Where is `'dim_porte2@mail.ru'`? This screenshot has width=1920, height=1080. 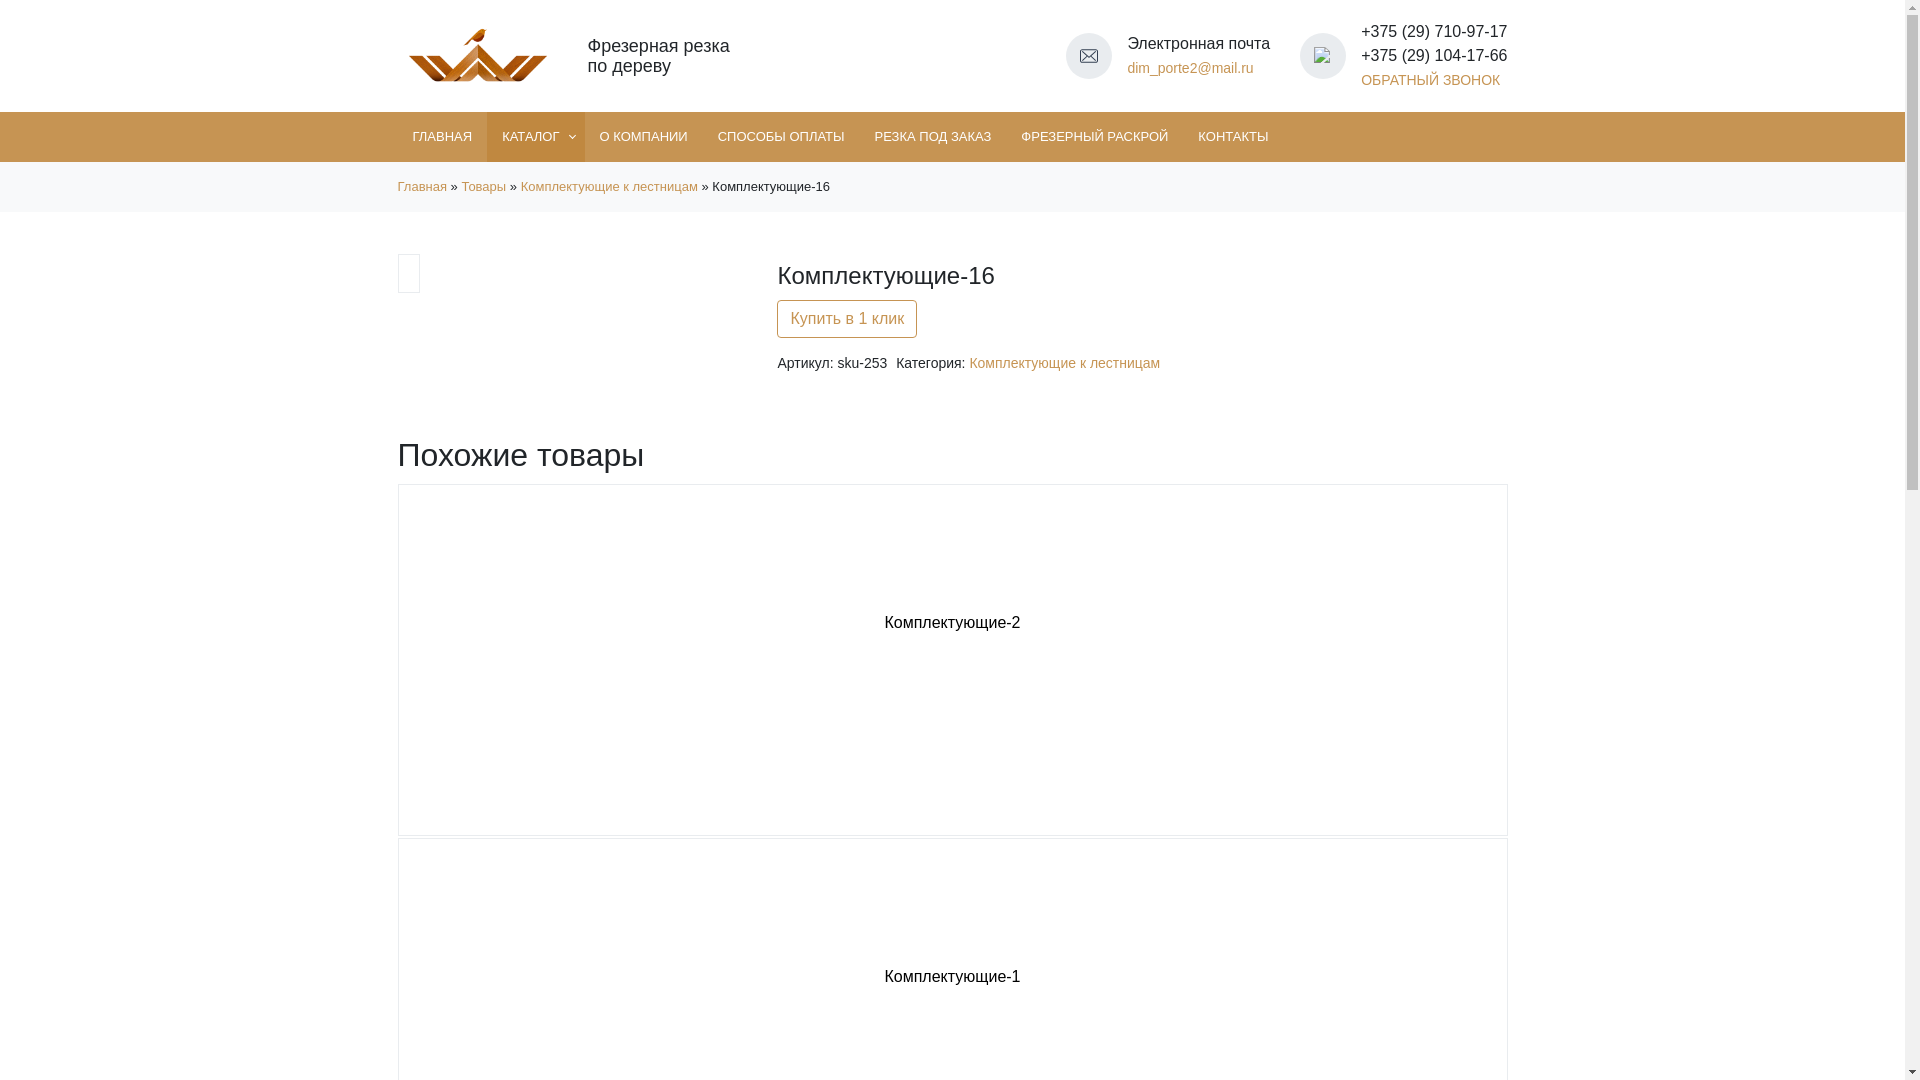
'dim_porte2@mail.ru' is located at coordinates (1190, 67).